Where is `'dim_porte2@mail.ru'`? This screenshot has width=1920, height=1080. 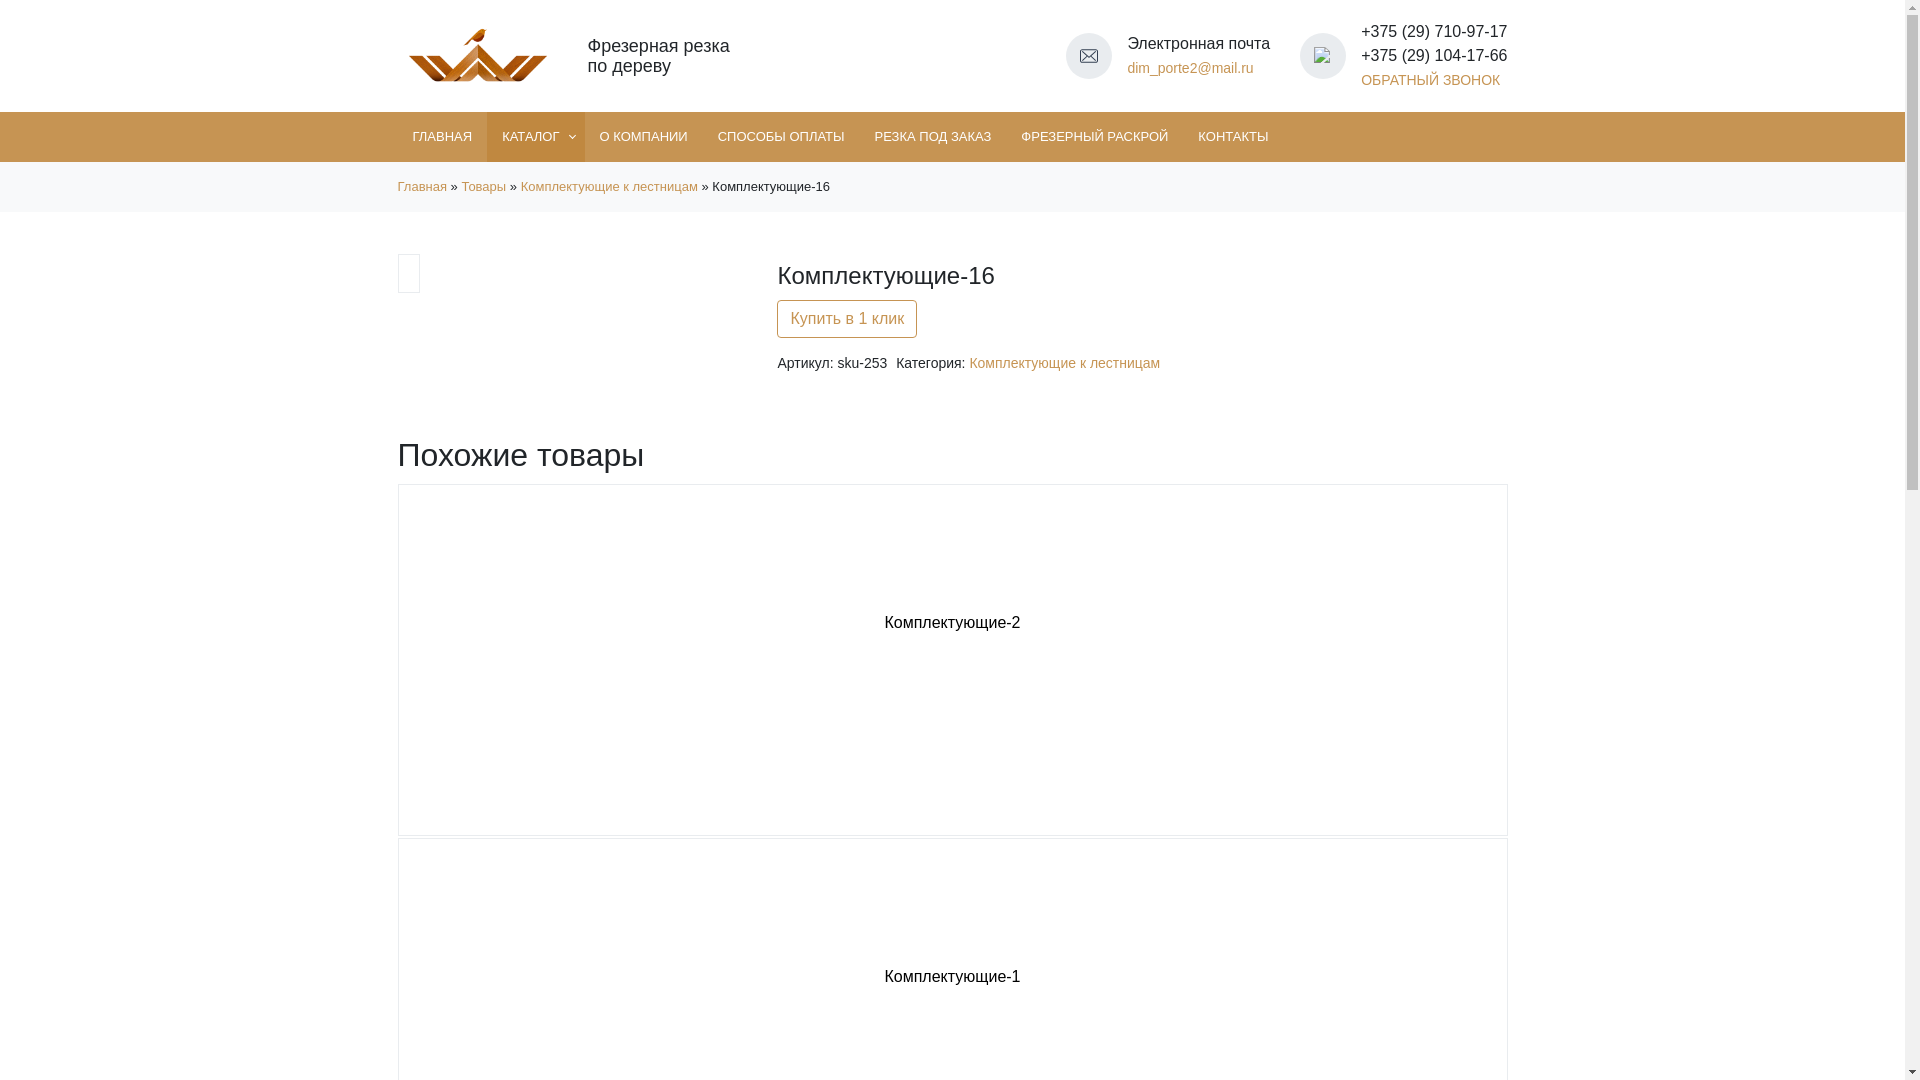
'dim_porte2@mail.ru' is located at coordinates (1190, 67).